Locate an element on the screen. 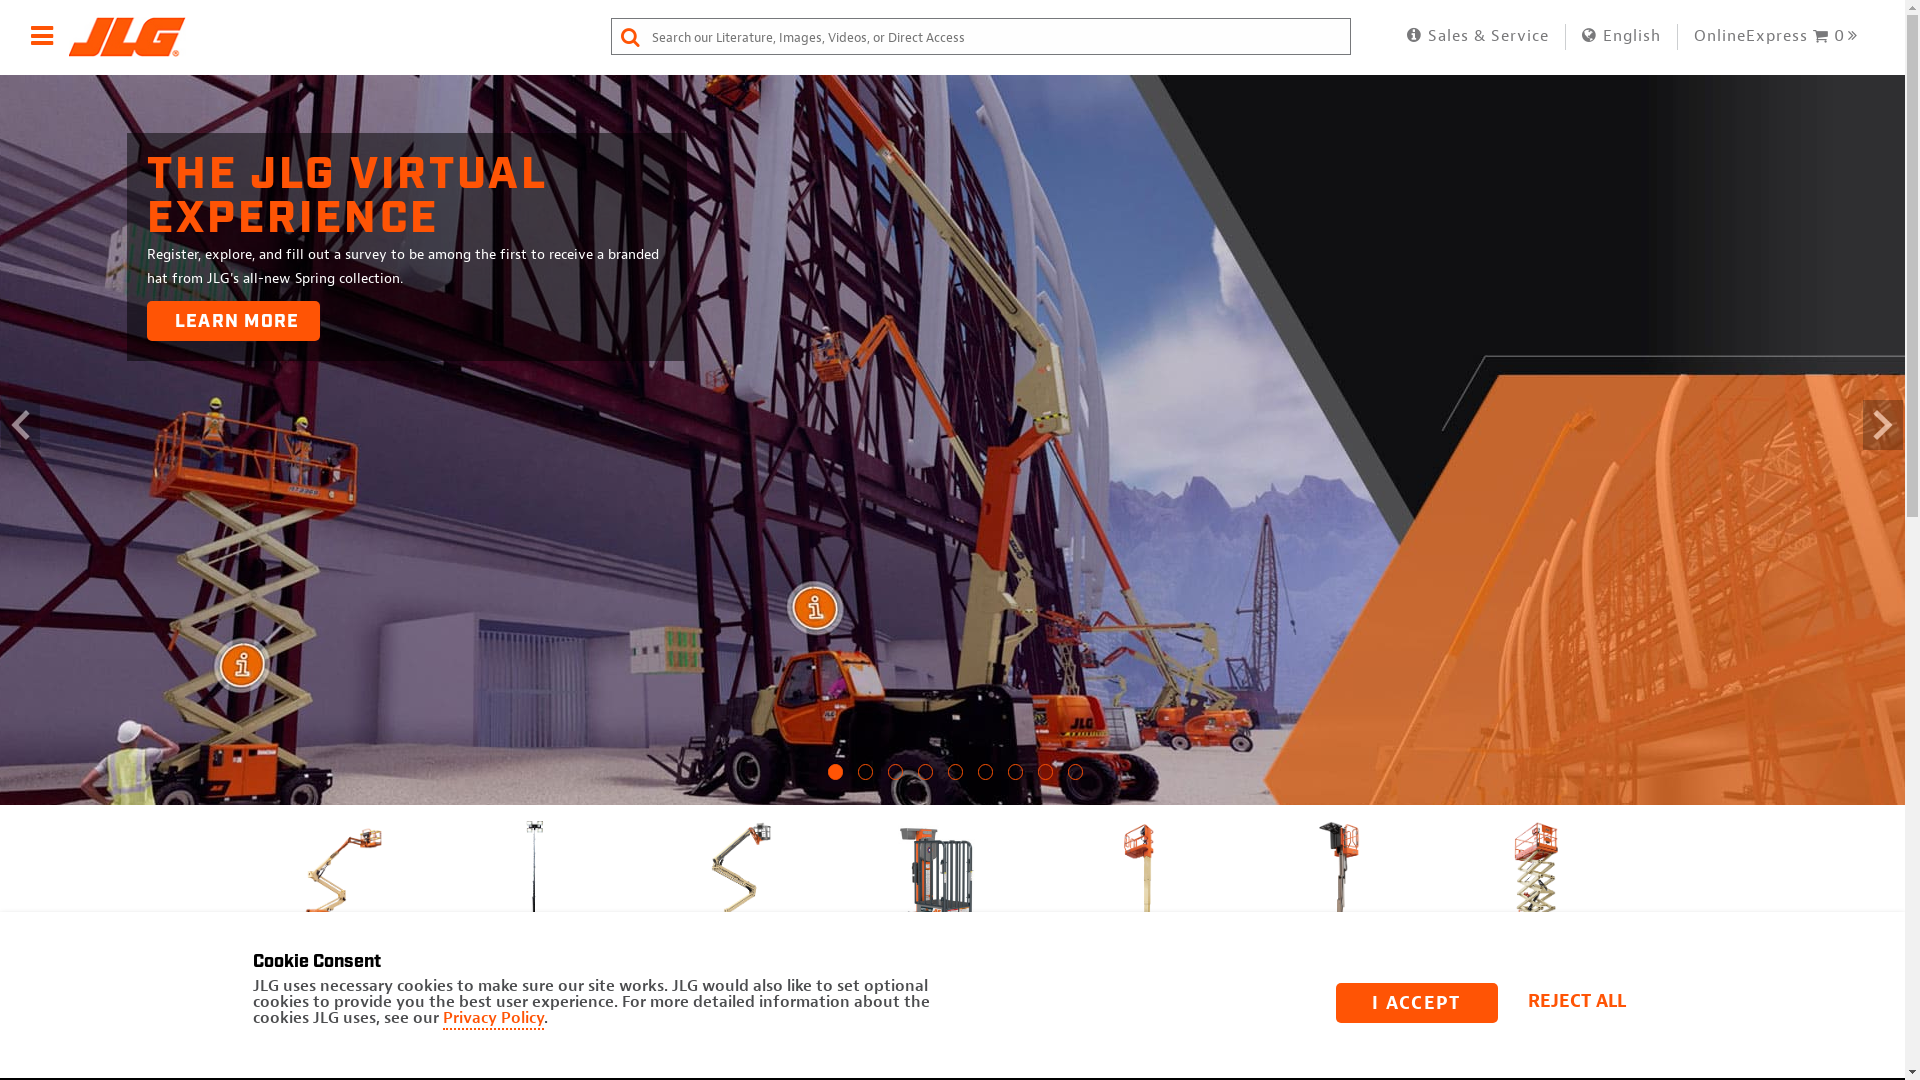  'Low-Level Access' is located at coordinates (851, 889).